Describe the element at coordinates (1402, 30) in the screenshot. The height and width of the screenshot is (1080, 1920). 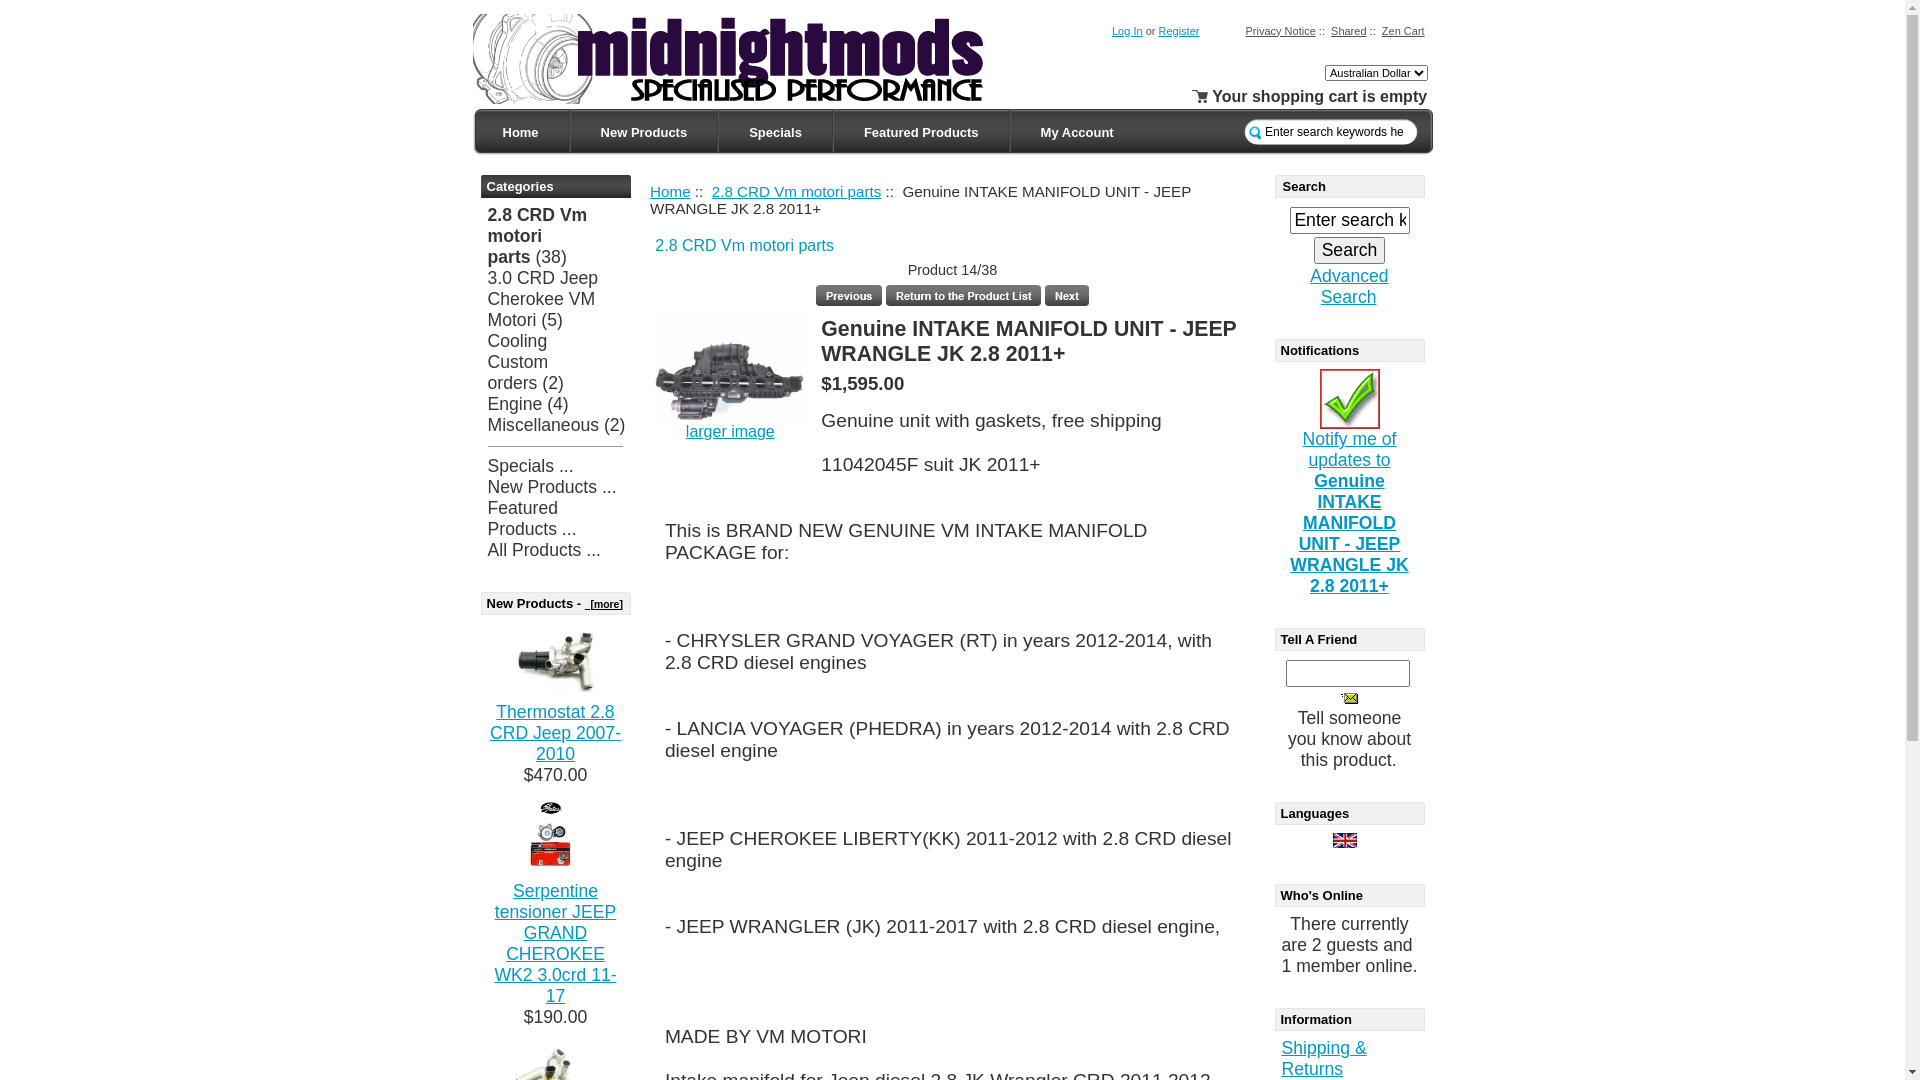
I see `'Zen Cart'` at that location.